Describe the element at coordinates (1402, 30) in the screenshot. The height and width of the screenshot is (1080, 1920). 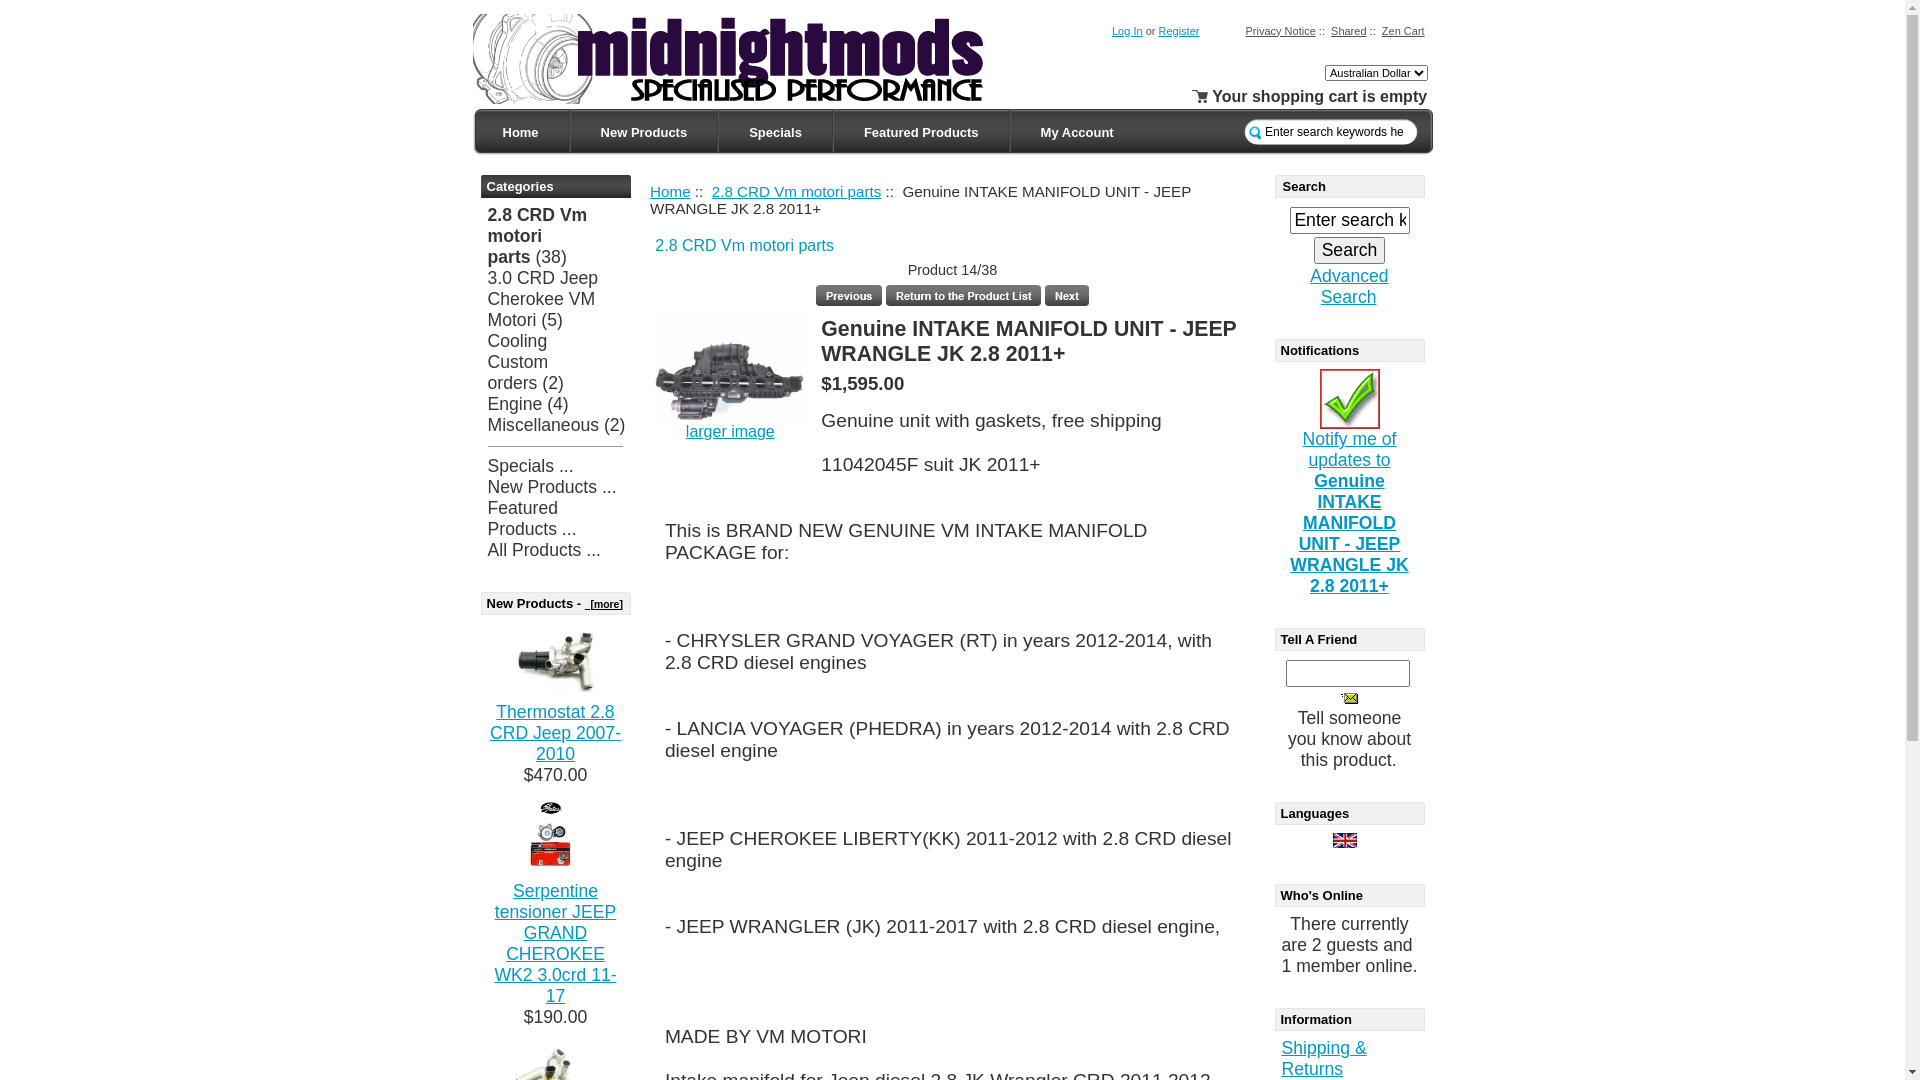
I see `'Zen Cart'` at that location.